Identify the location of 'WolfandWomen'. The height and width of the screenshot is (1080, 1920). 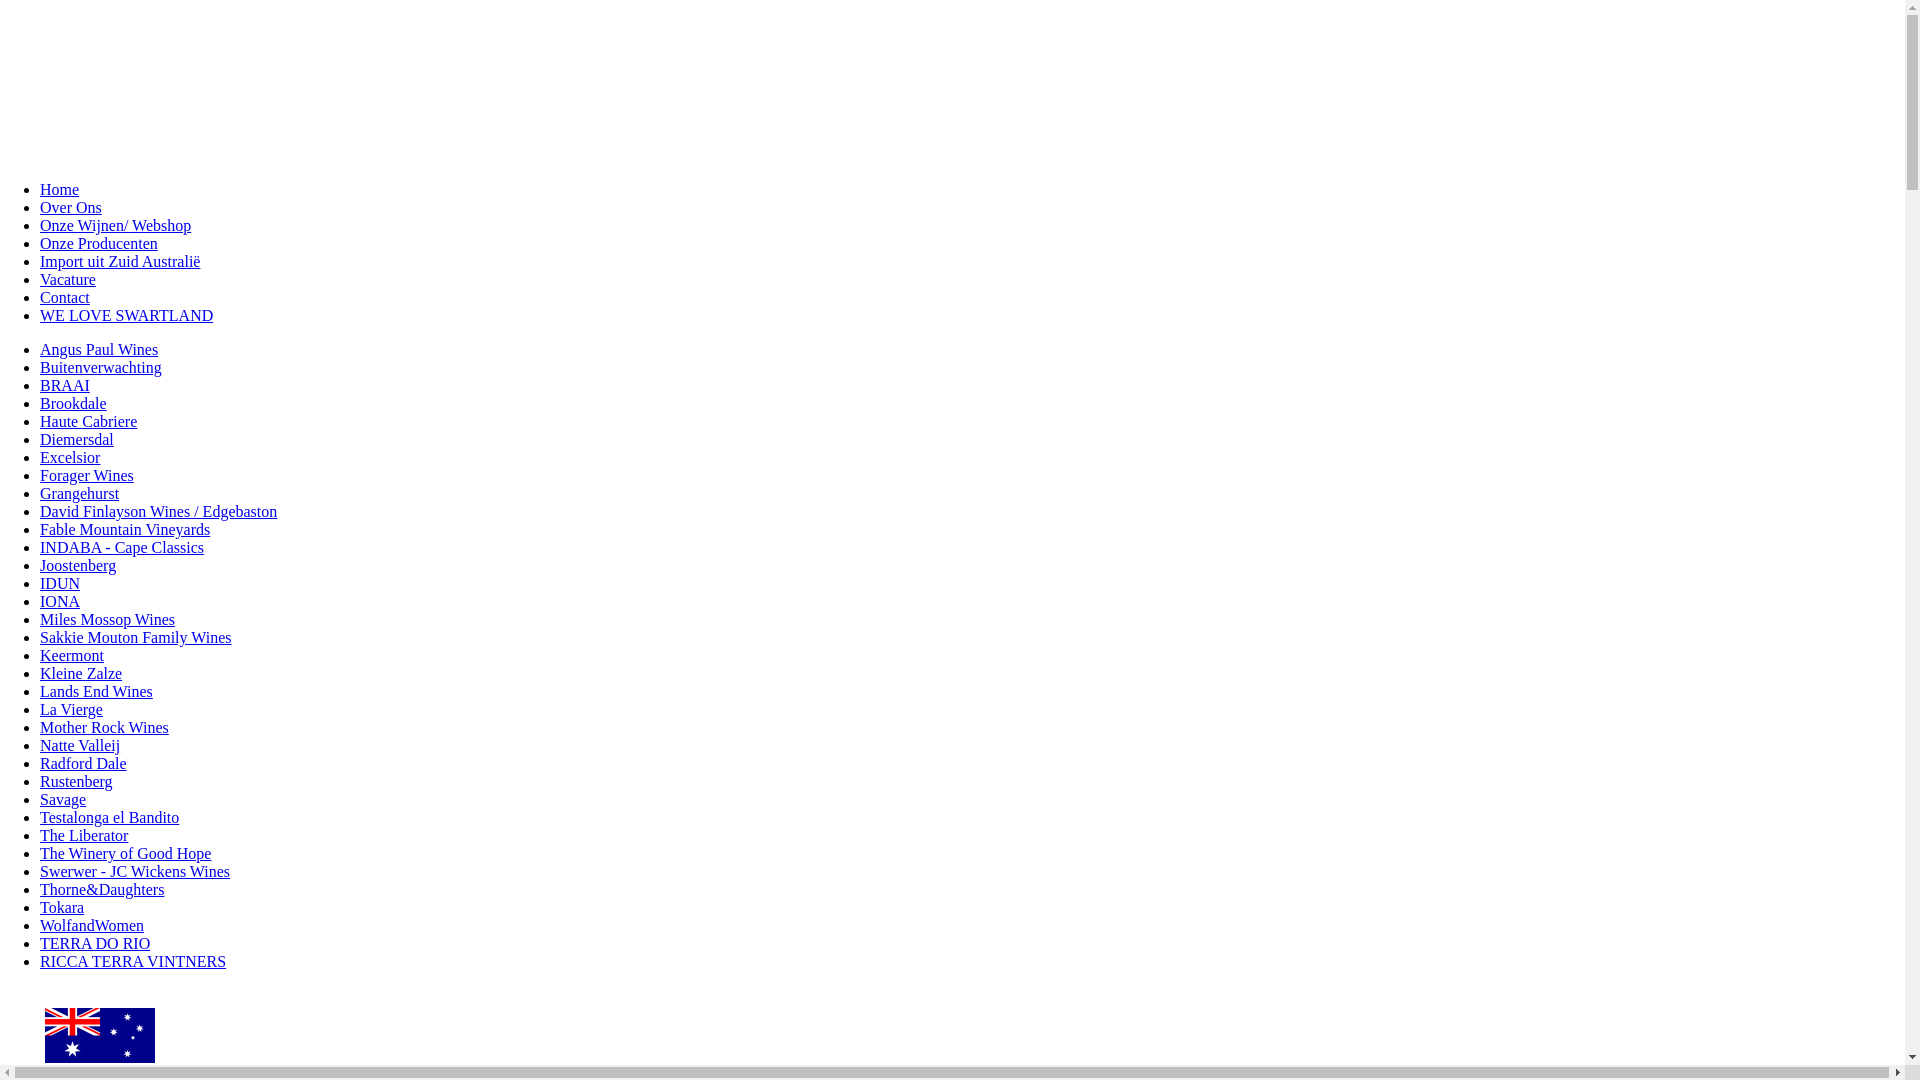
(90, 925).